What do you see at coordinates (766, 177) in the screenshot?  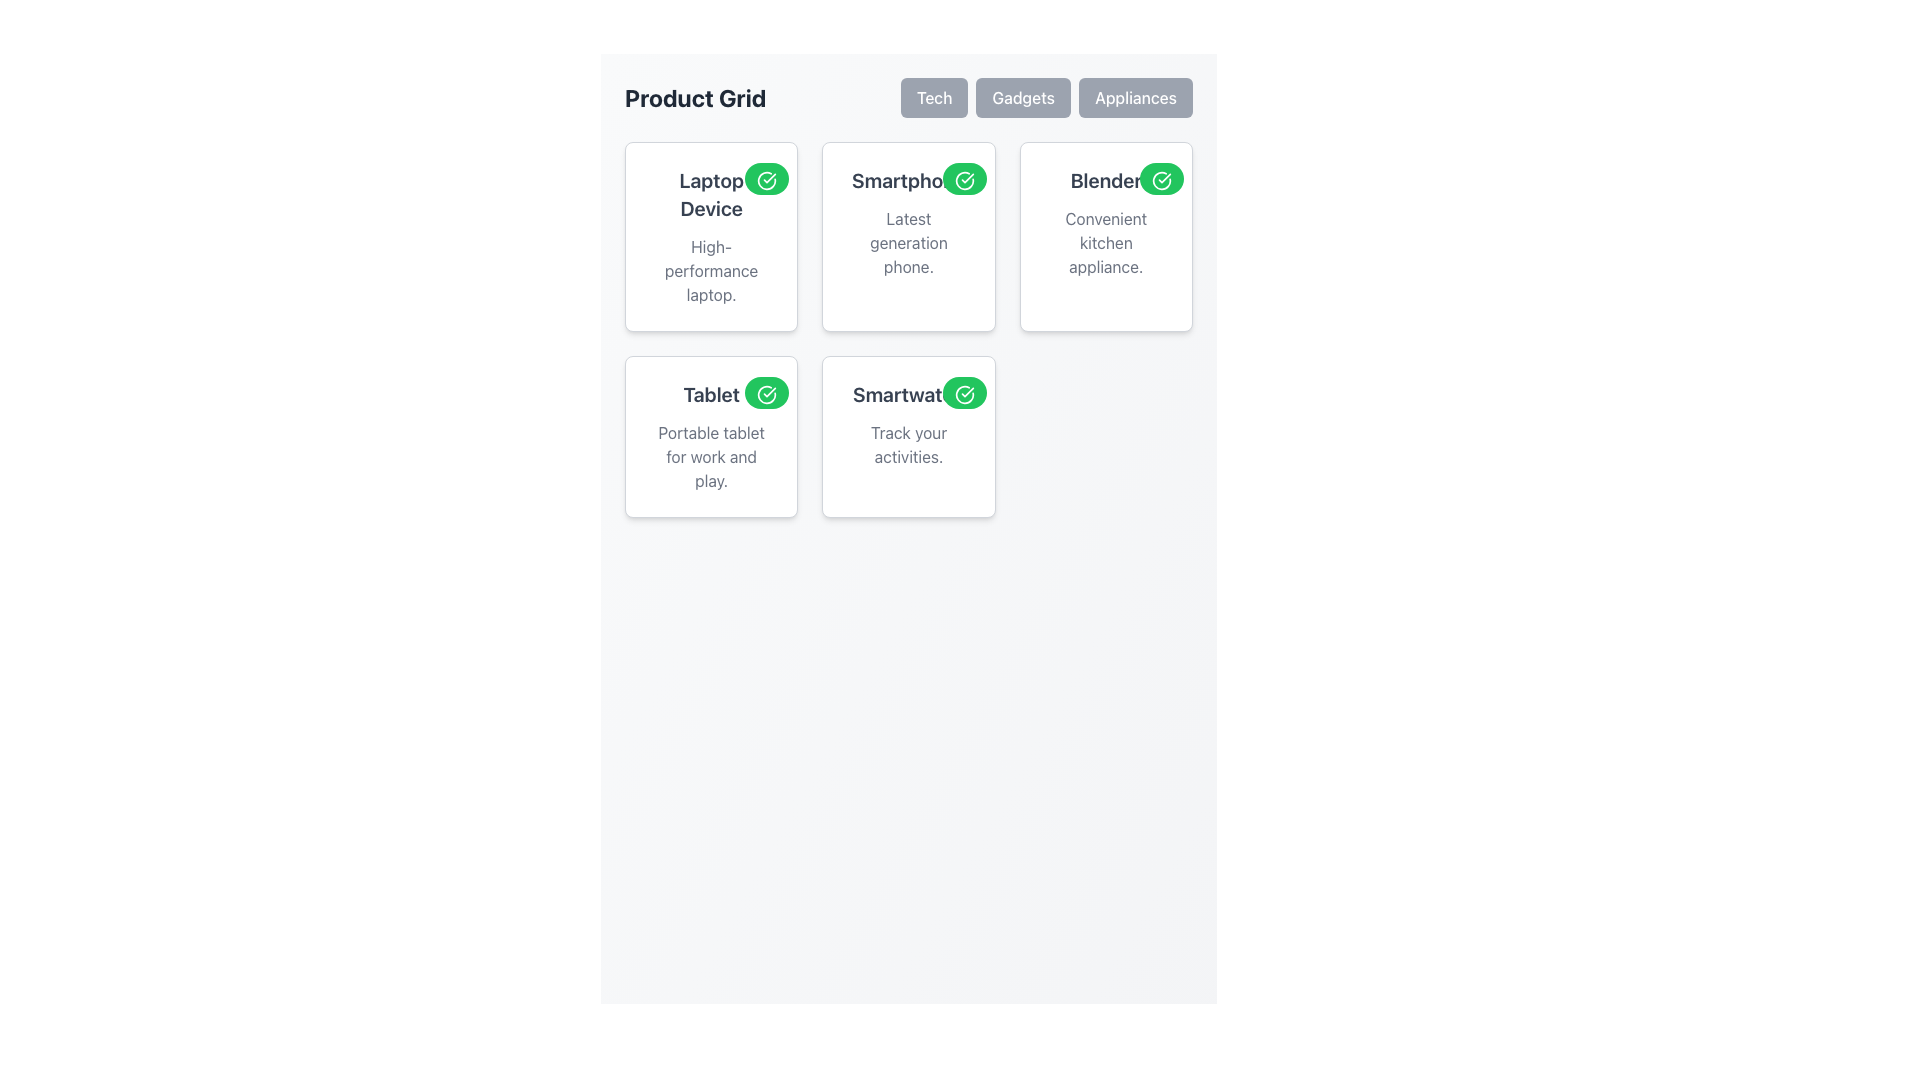 I see `the confirmation button located at the top-right corner of the 'Laptop Device' card` at bounding box center [766, 177].